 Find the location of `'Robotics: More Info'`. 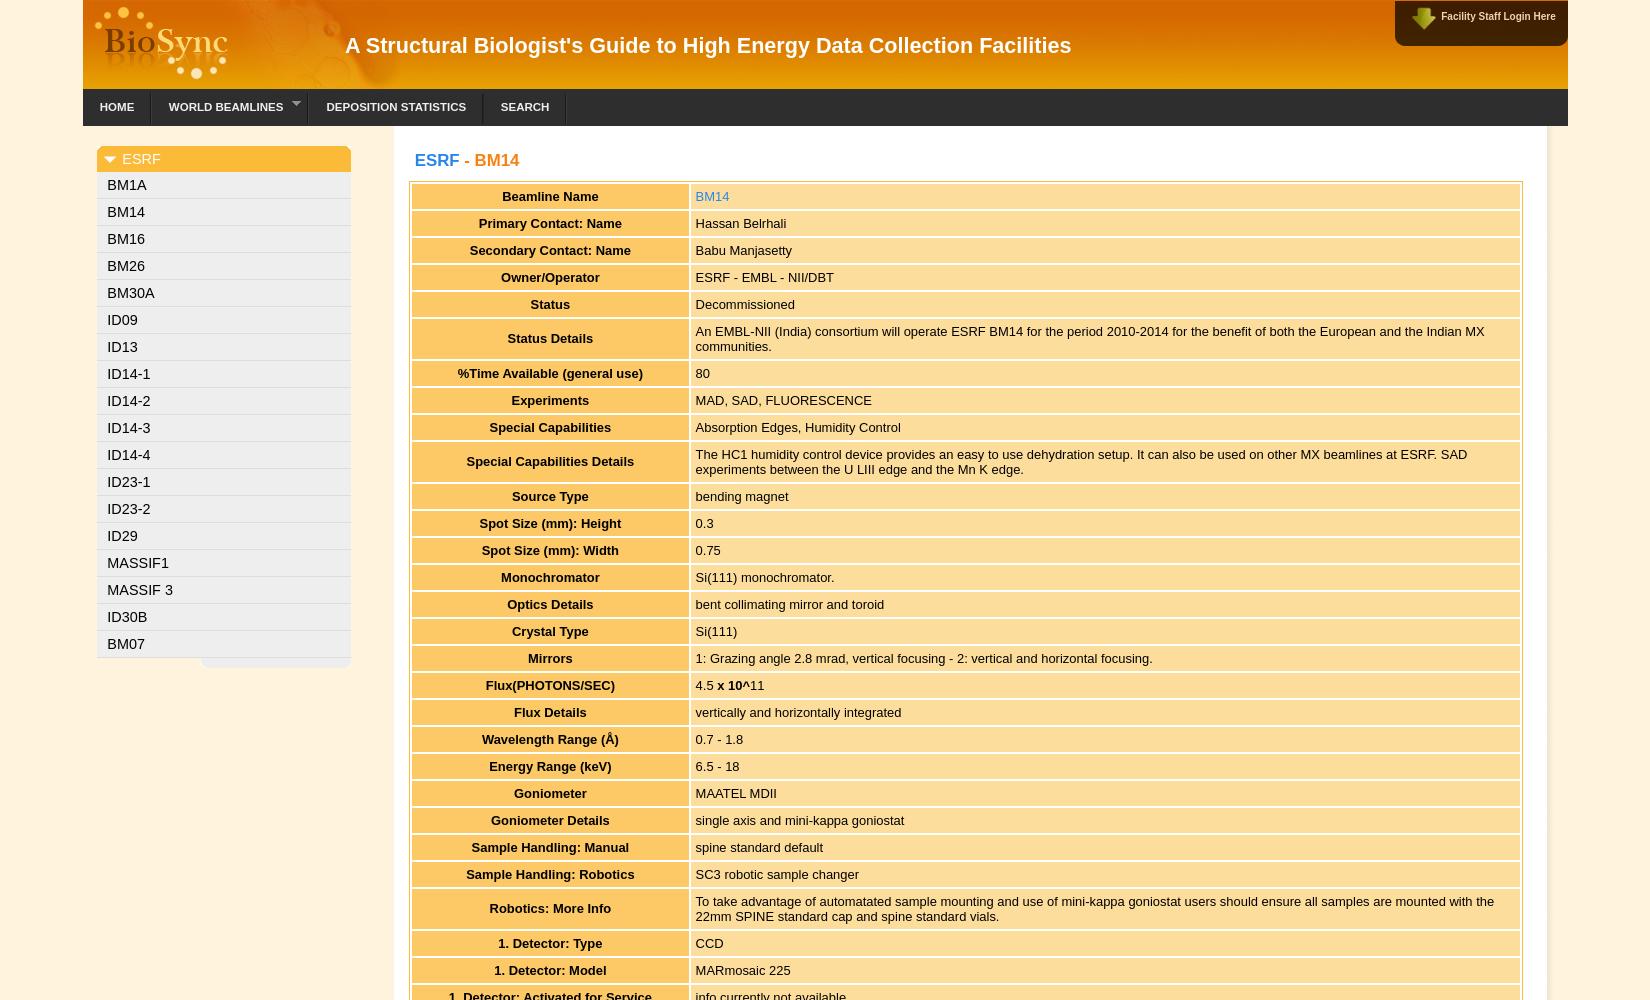

'Robotics: More Info' is located at coordinates (548, 908).